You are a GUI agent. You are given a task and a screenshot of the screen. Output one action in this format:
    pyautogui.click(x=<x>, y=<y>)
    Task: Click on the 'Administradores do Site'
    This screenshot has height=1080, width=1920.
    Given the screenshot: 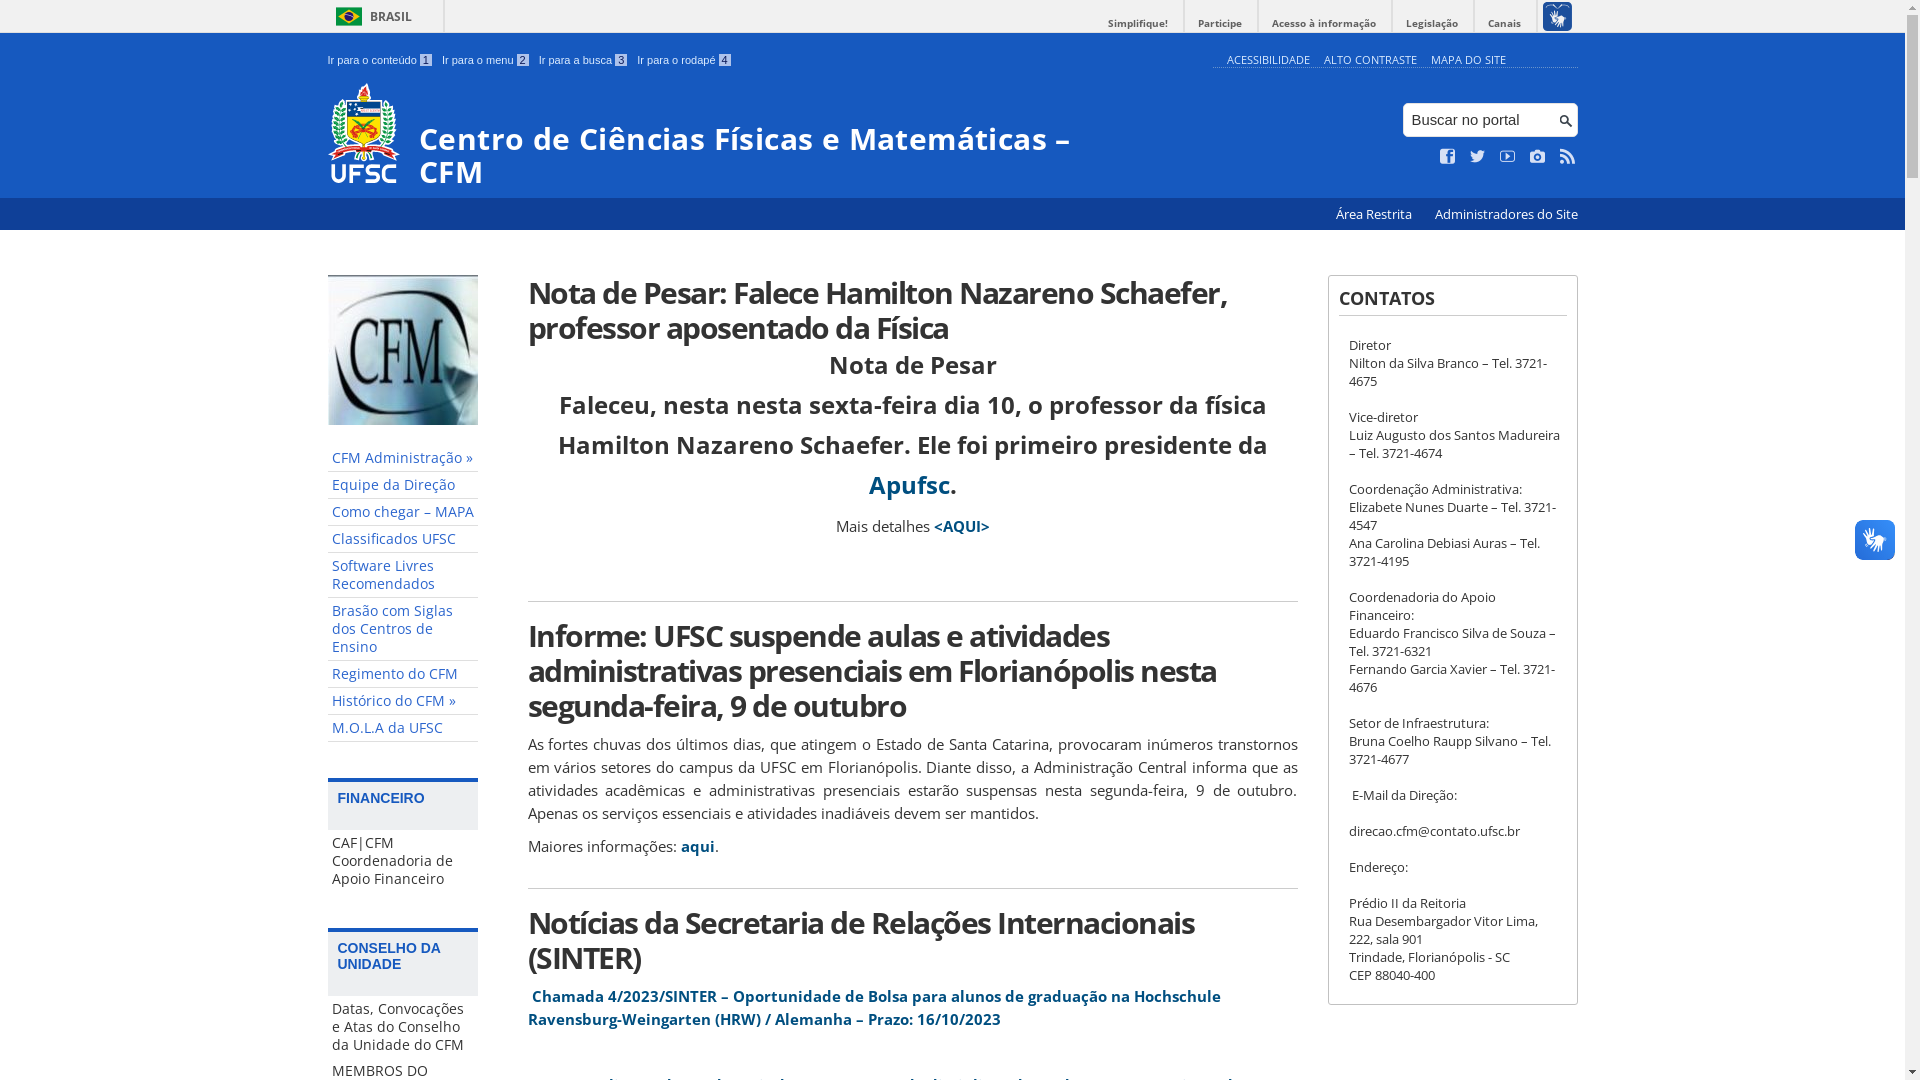 What is the action you would take?
    pyautogui.click(x=1505, y=214)
    